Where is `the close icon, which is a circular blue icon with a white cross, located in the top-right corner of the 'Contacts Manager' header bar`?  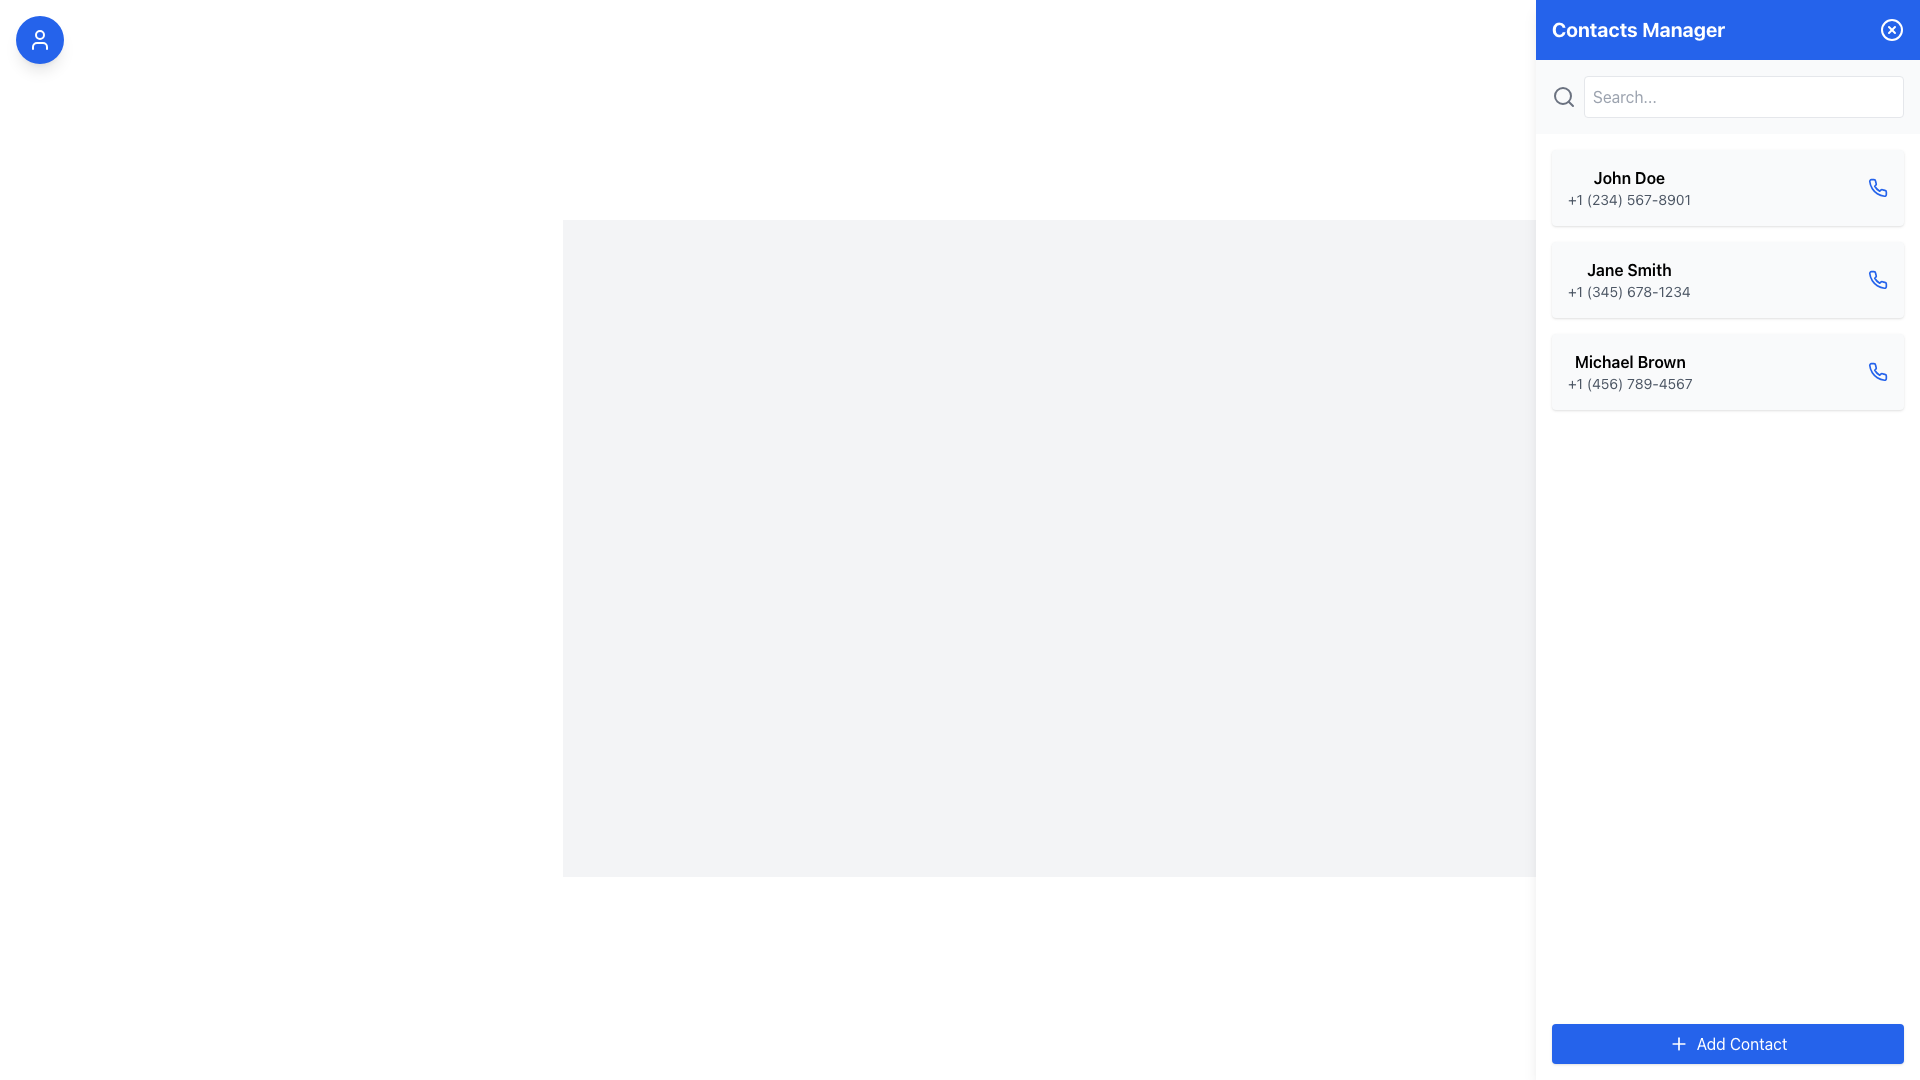 the close icon, which is a circular blue icon with a white cross, located in the top-right corner of the 'Contacts Manager' header bar is located at coordinates (1890, 30).